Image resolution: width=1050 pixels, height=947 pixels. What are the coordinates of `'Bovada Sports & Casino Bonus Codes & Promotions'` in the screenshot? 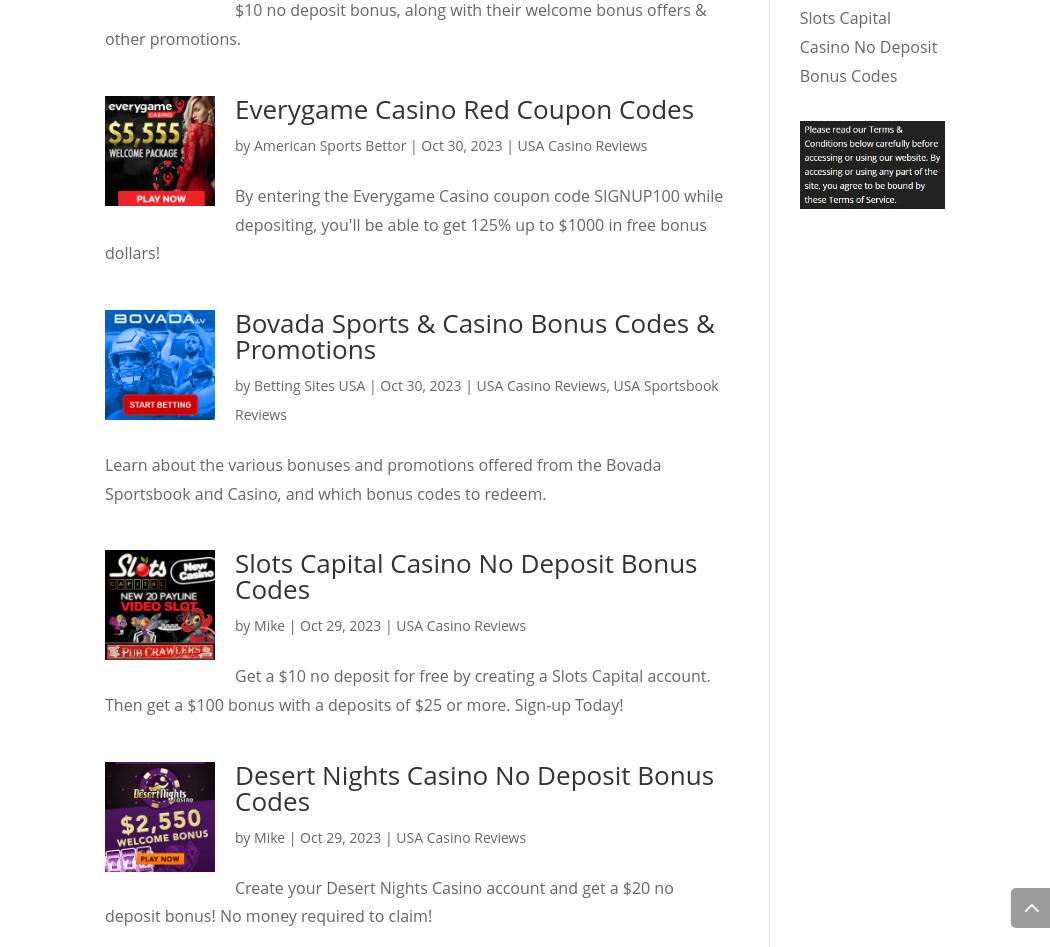 It's located at (234, 334).